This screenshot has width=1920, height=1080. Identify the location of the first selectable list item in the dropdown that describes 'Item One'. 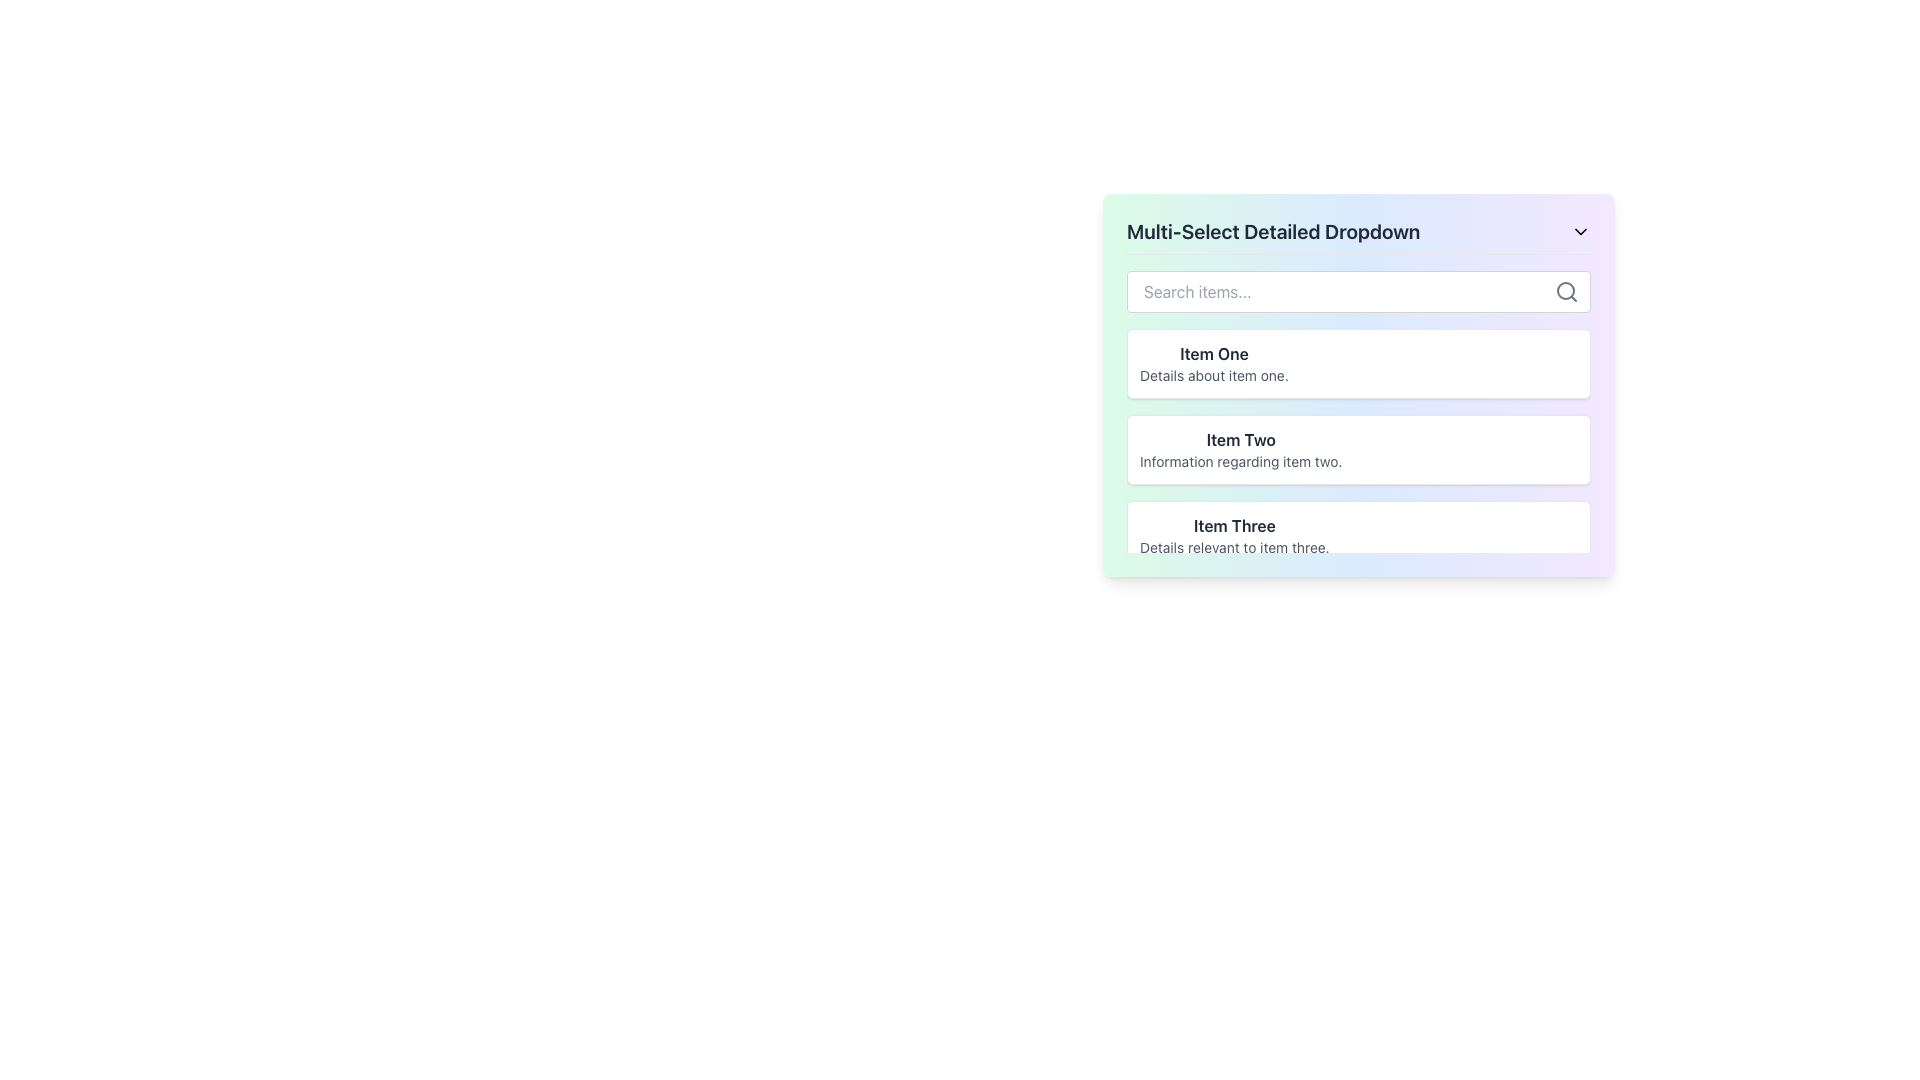
(1358, 363).